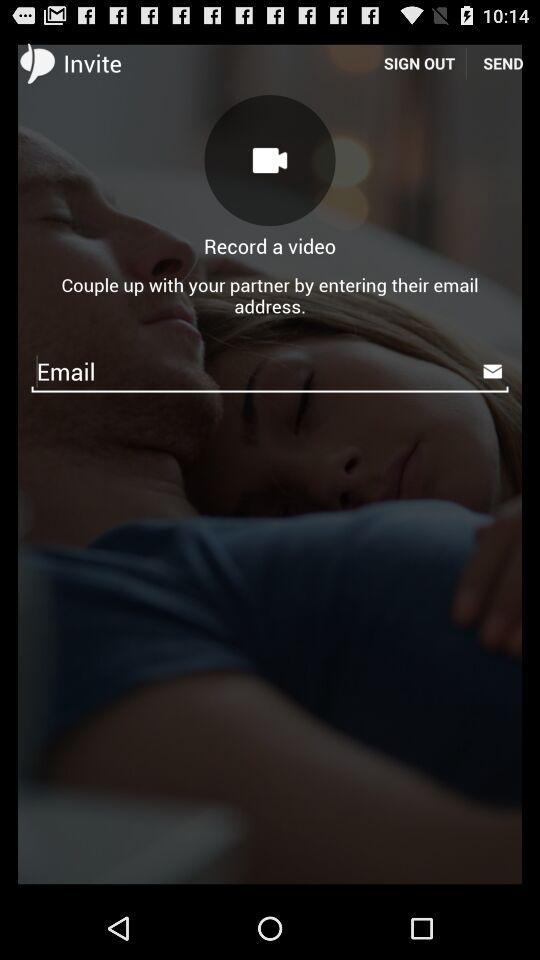 Image resolution: width=540 pixels, height=960 pixels. Describe the element at coordinates (502, 62) in the screenshot. I see `icon to the right of sign out item` at that location.